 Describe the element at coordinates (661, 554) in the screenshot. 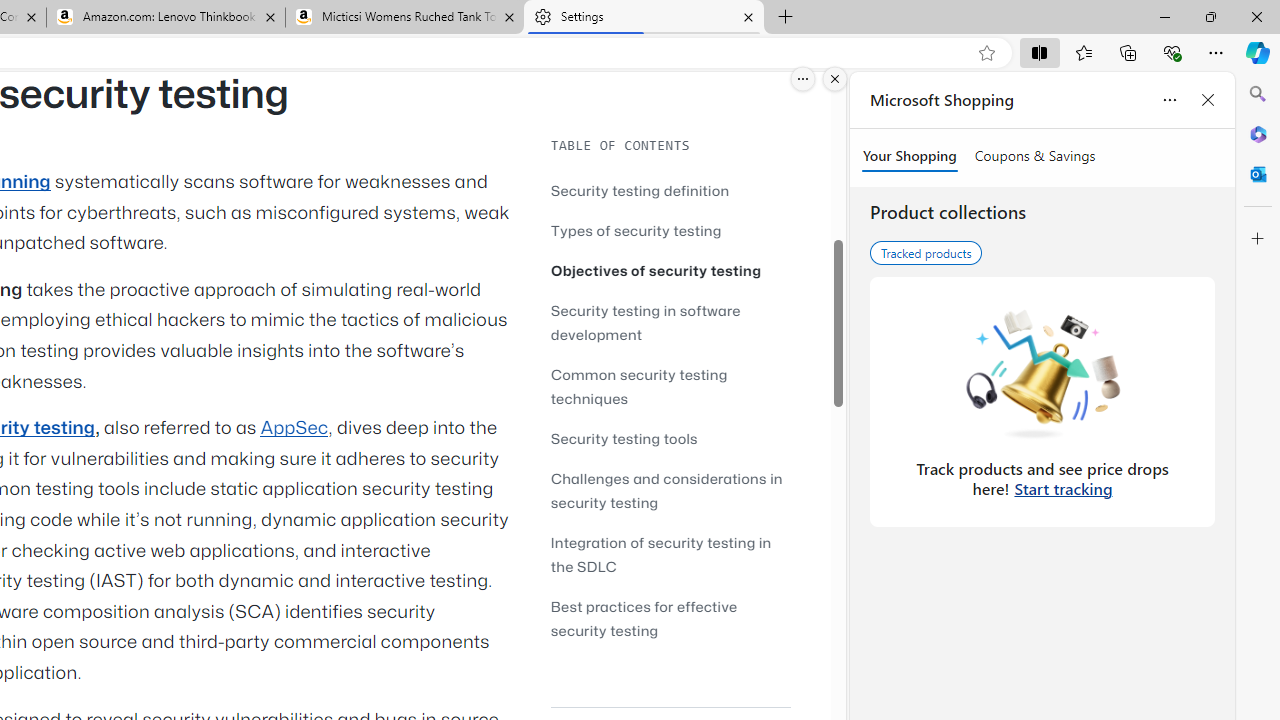

I see `'Integration of security testing in the SDLC'` at that location.